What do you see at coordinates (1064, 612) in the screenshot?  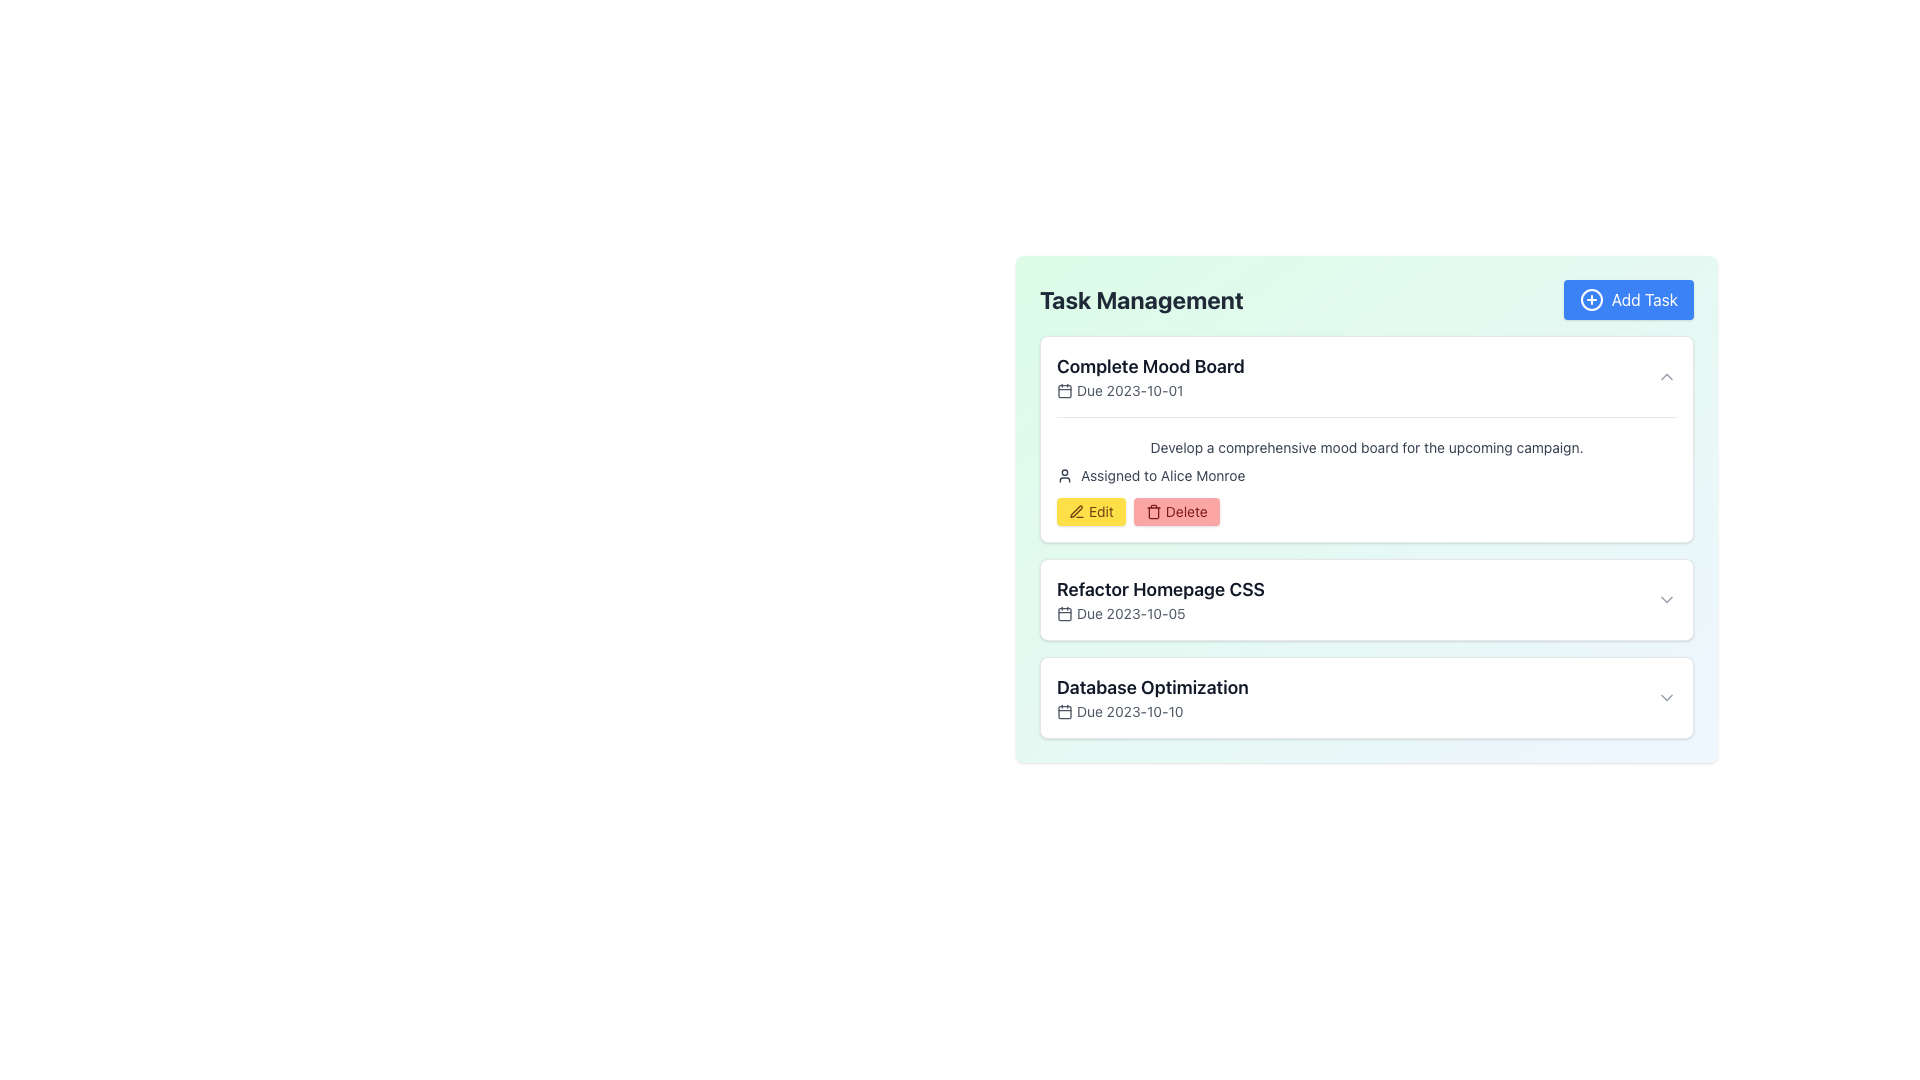 I see `the calendar icon representing the due date next to the text 'Due 2023-10-05' in the task 'Refactor Homepage CSS'` at bounding box center [1064, 612].